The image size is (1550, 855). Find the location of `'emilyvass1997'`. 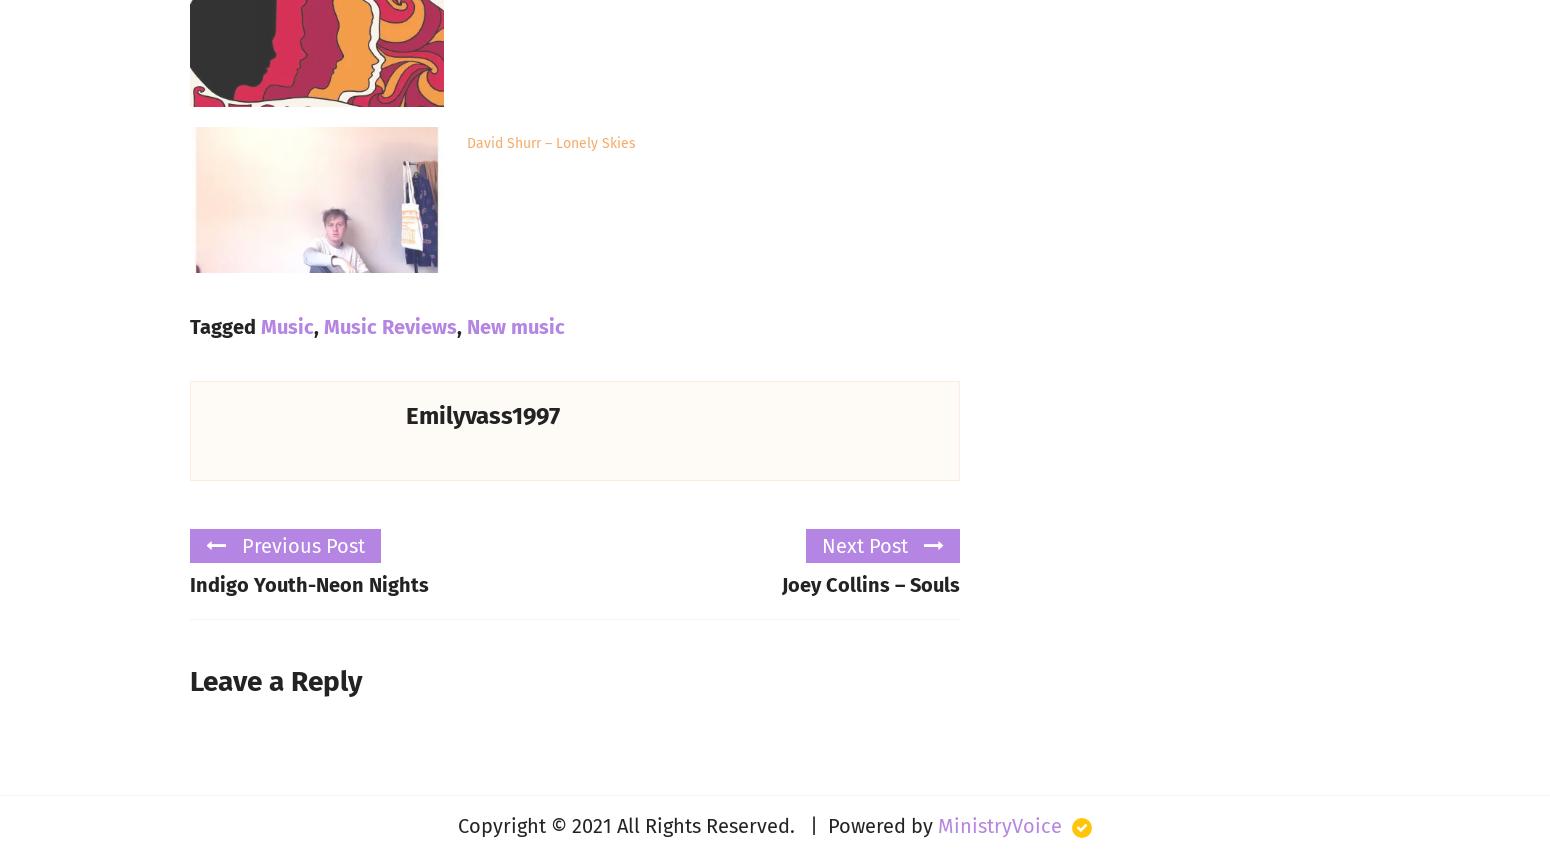

'emilyvass1997' is located at coordinates (481, 415).